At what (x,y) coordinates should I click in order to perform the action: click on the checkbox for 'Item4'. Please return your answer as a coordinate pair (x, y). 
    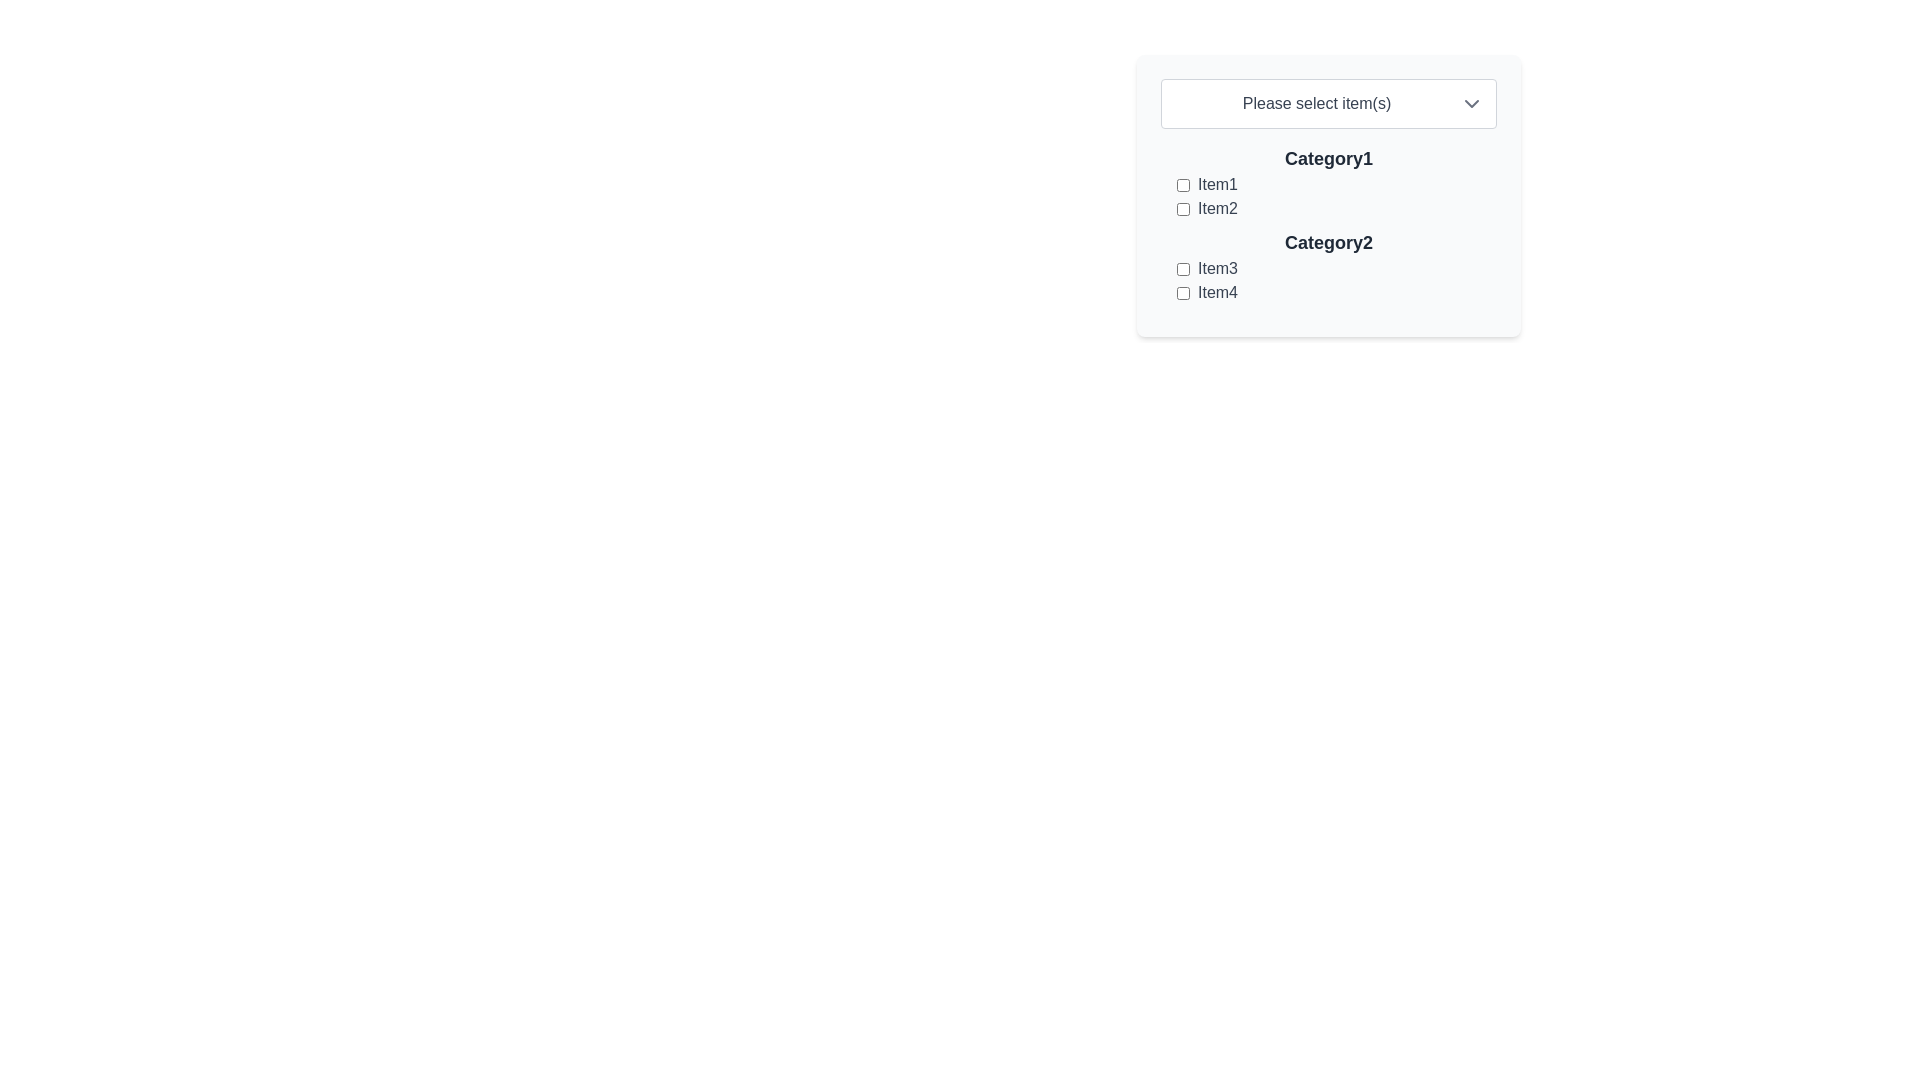
    Looking at the image, I should click on (1183, 293).